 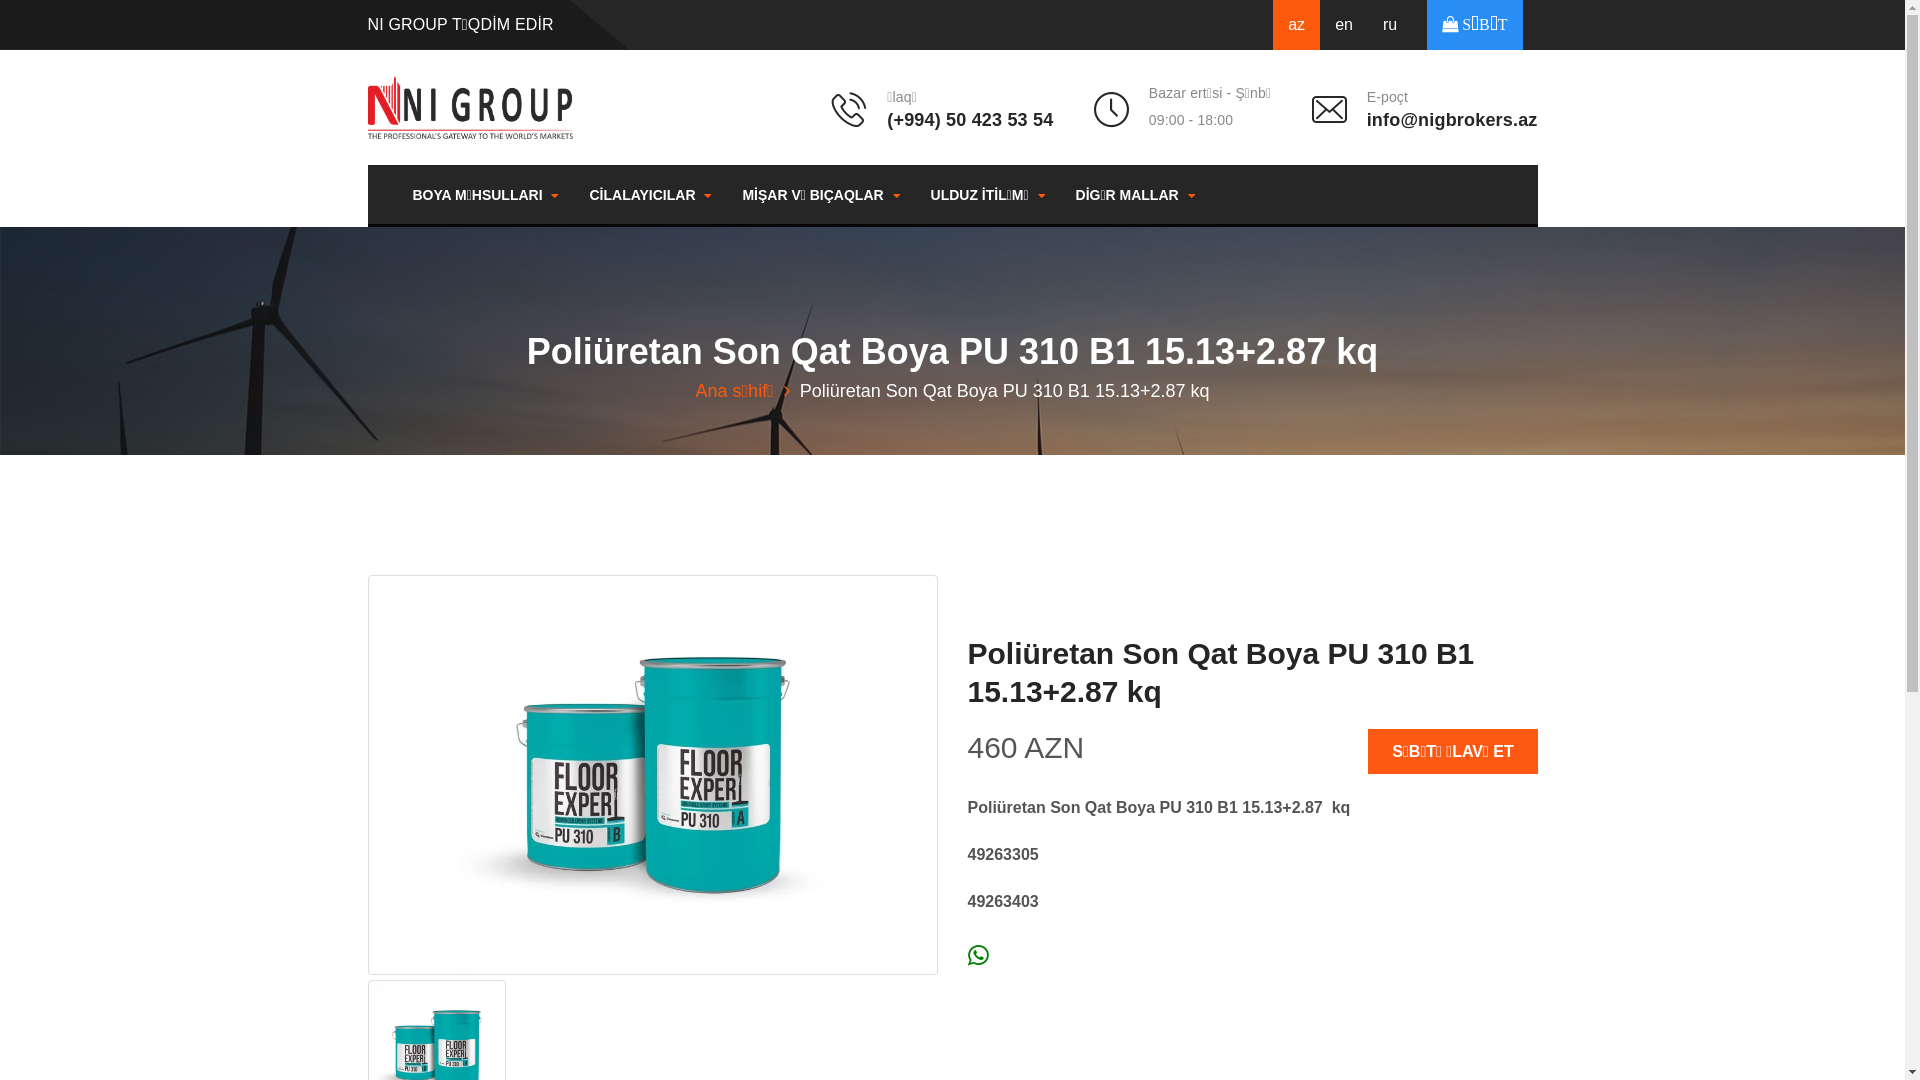 What do you see at coordinates (1320, 24) in the screenshot?
I see `'en'` at bounding box center [1320, 24].